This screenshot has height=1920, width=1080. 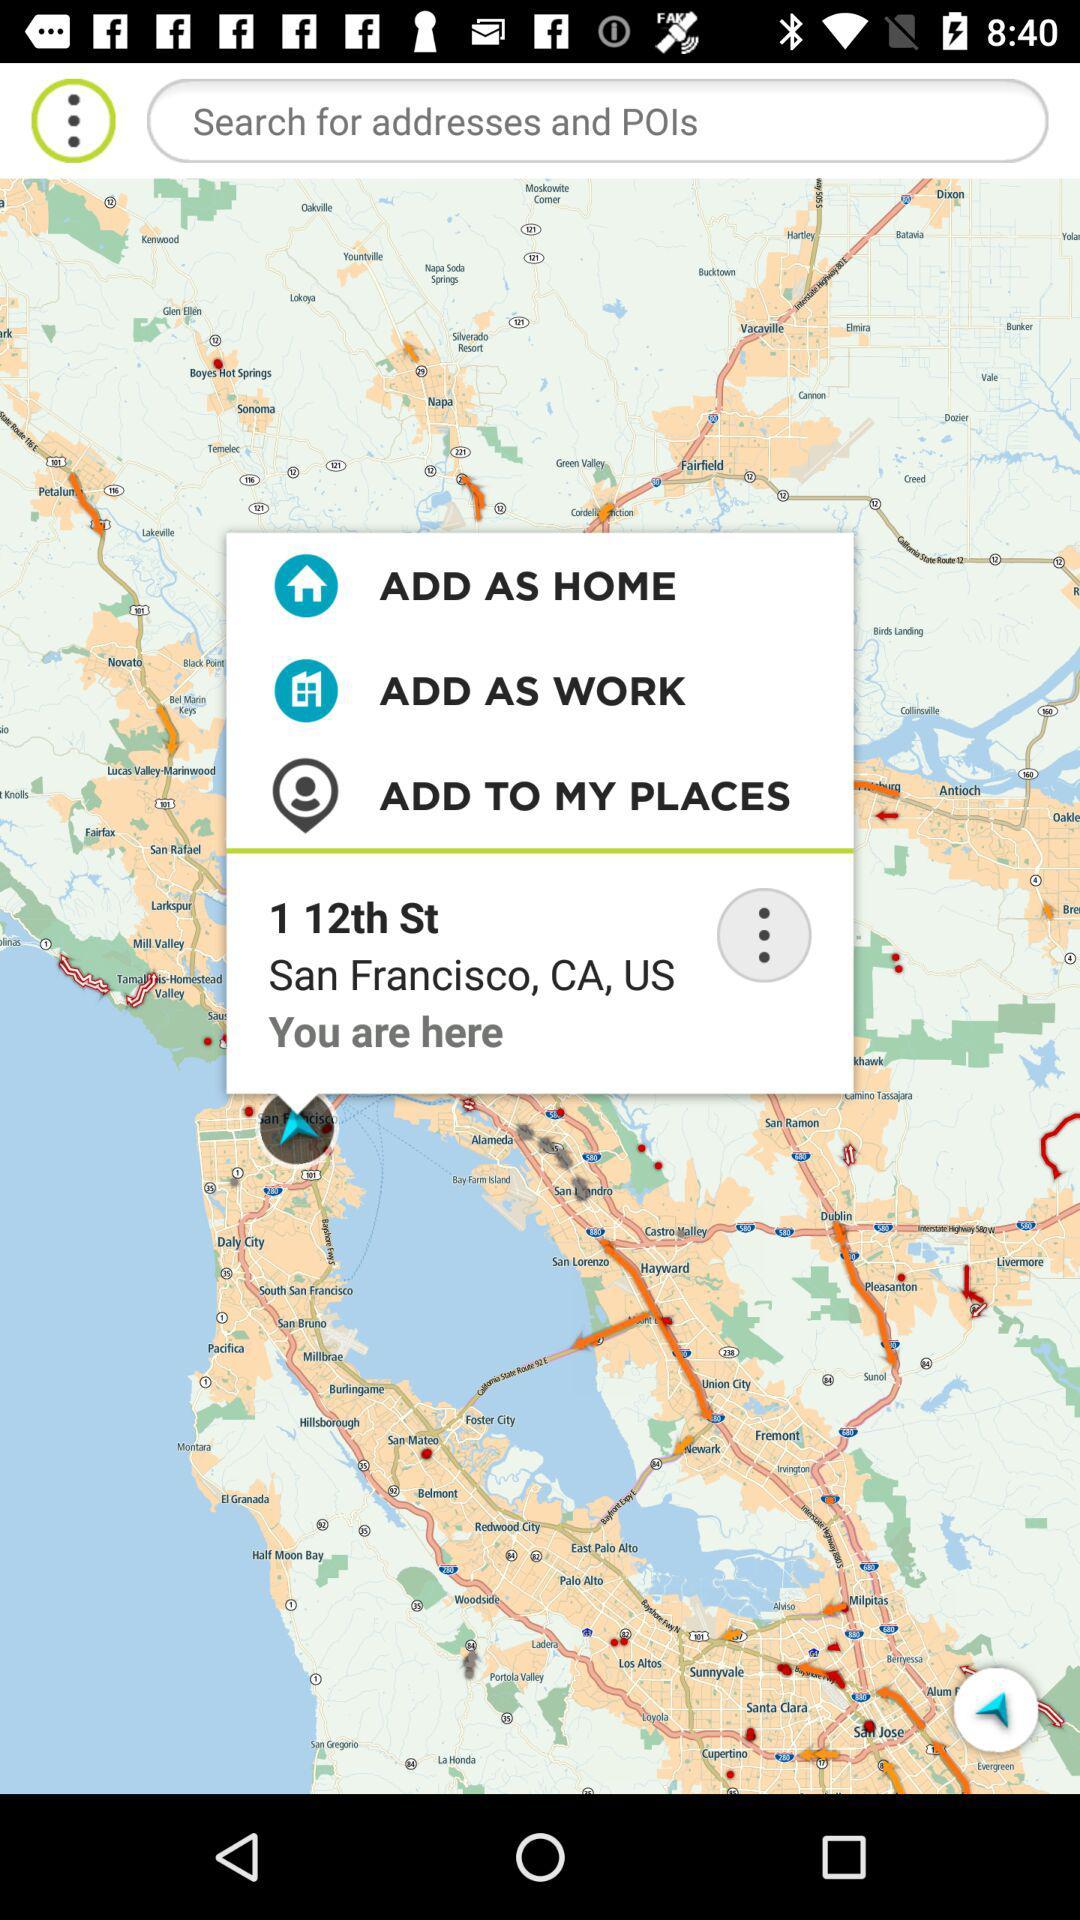 What do you see at coordinates (72, 119) in the screenshot?
I see `menu` at bounding box center [72, 119].